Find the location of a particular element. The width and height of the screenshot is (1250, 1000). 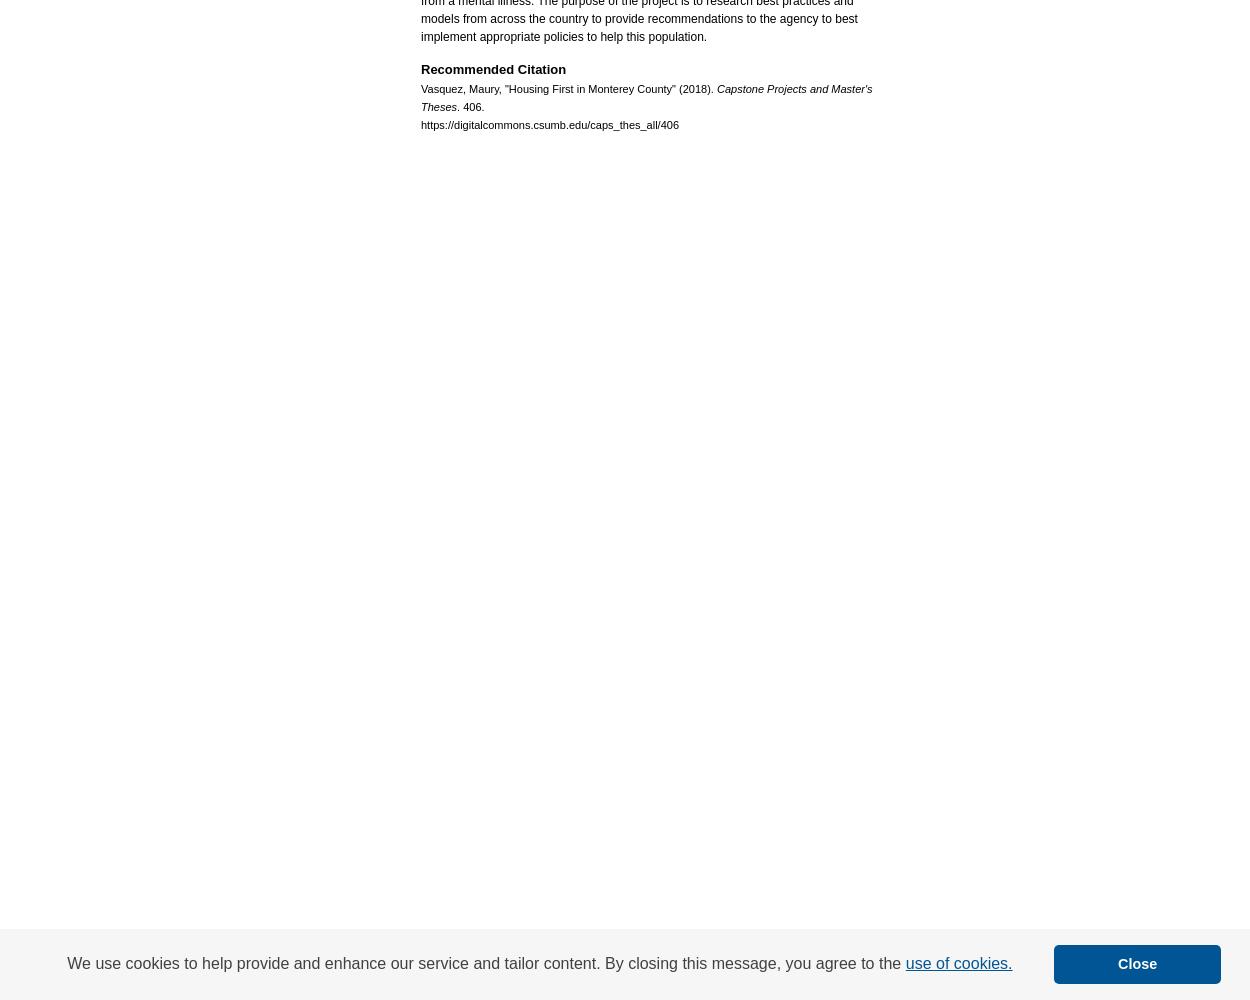

'Capstone Projects and Master's Theses' is located at coordinates (646, 96).